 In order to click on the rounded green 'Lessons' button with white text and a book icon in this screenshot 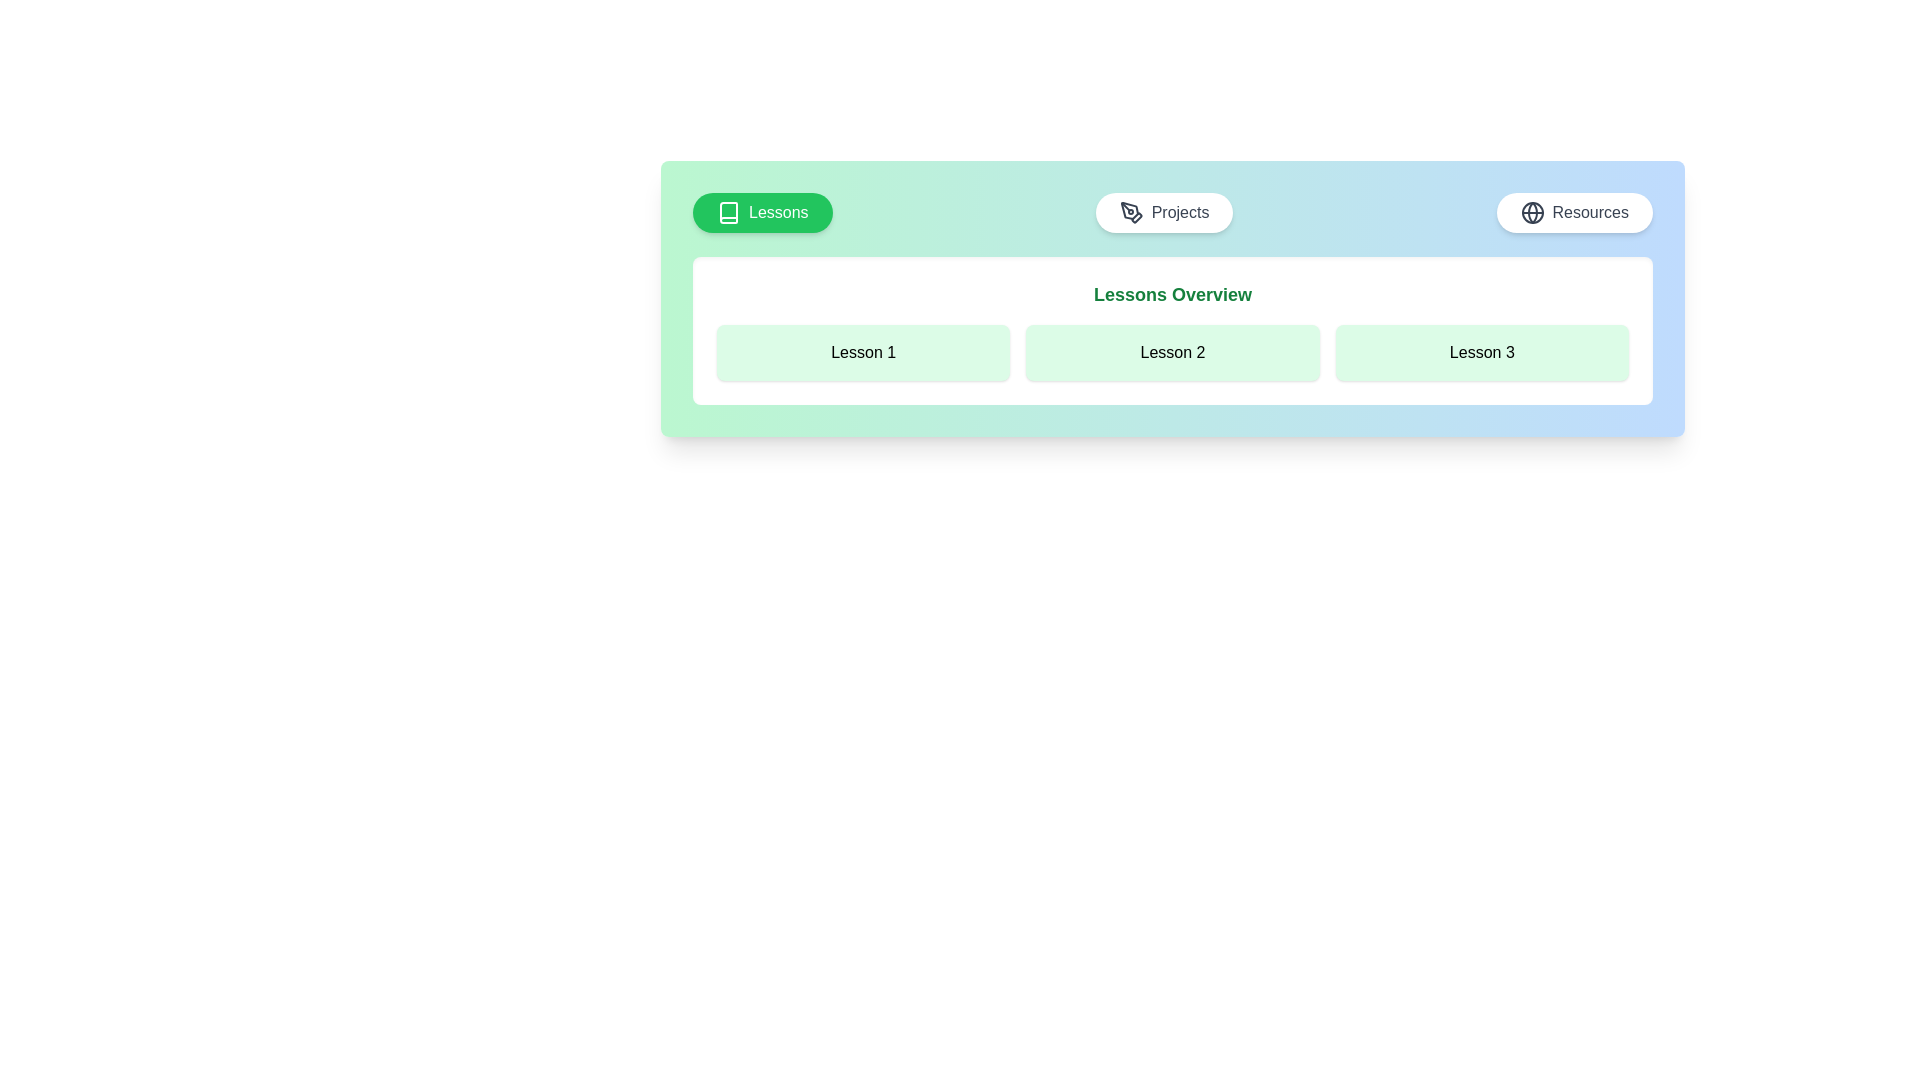, I will do `click(761, 212)`.